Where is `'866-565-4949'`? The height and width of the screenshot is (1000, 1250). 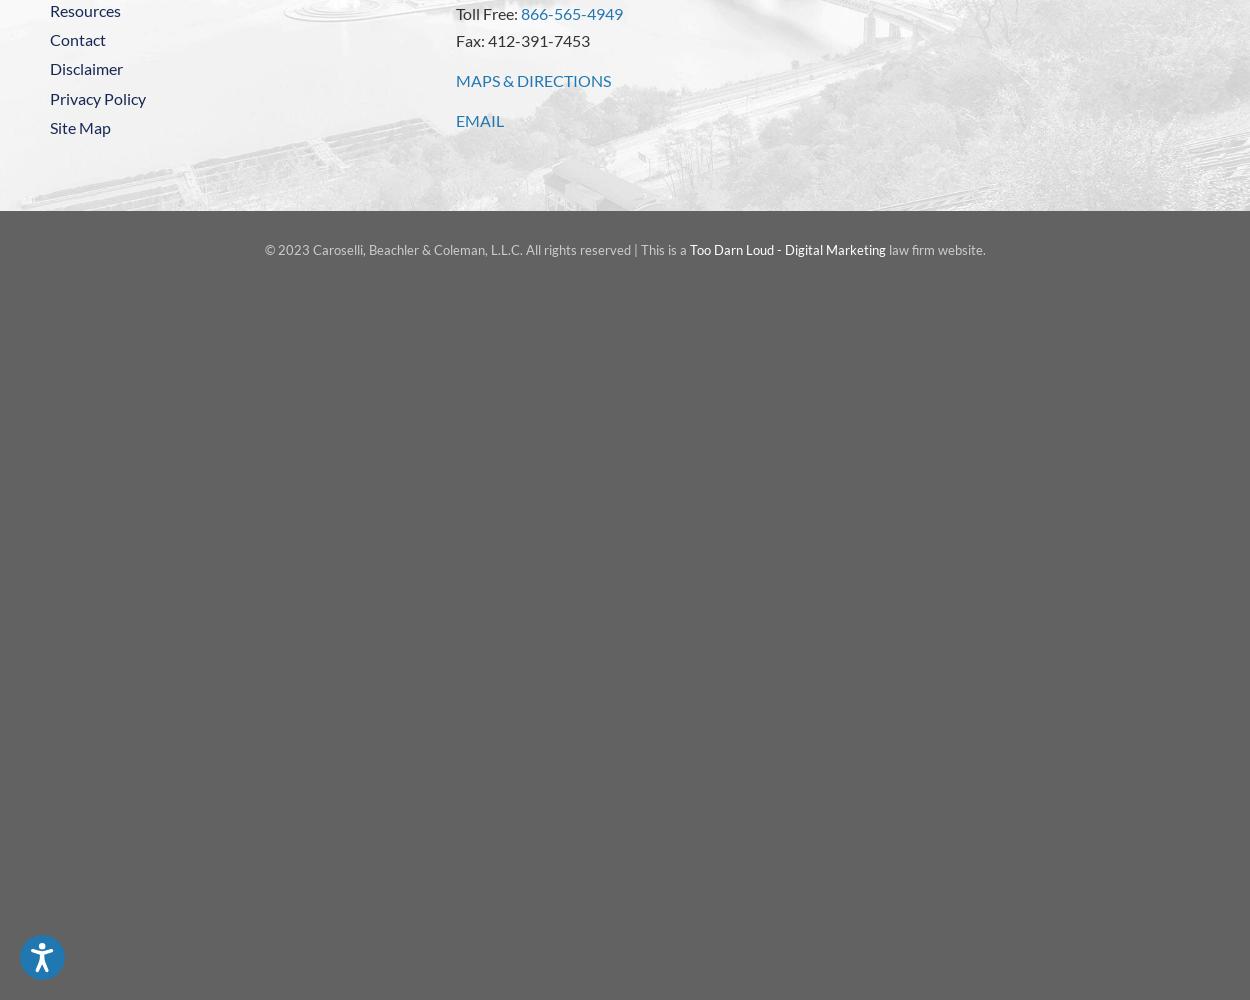 '866-565-4949' is located at coordinates (571, 13).